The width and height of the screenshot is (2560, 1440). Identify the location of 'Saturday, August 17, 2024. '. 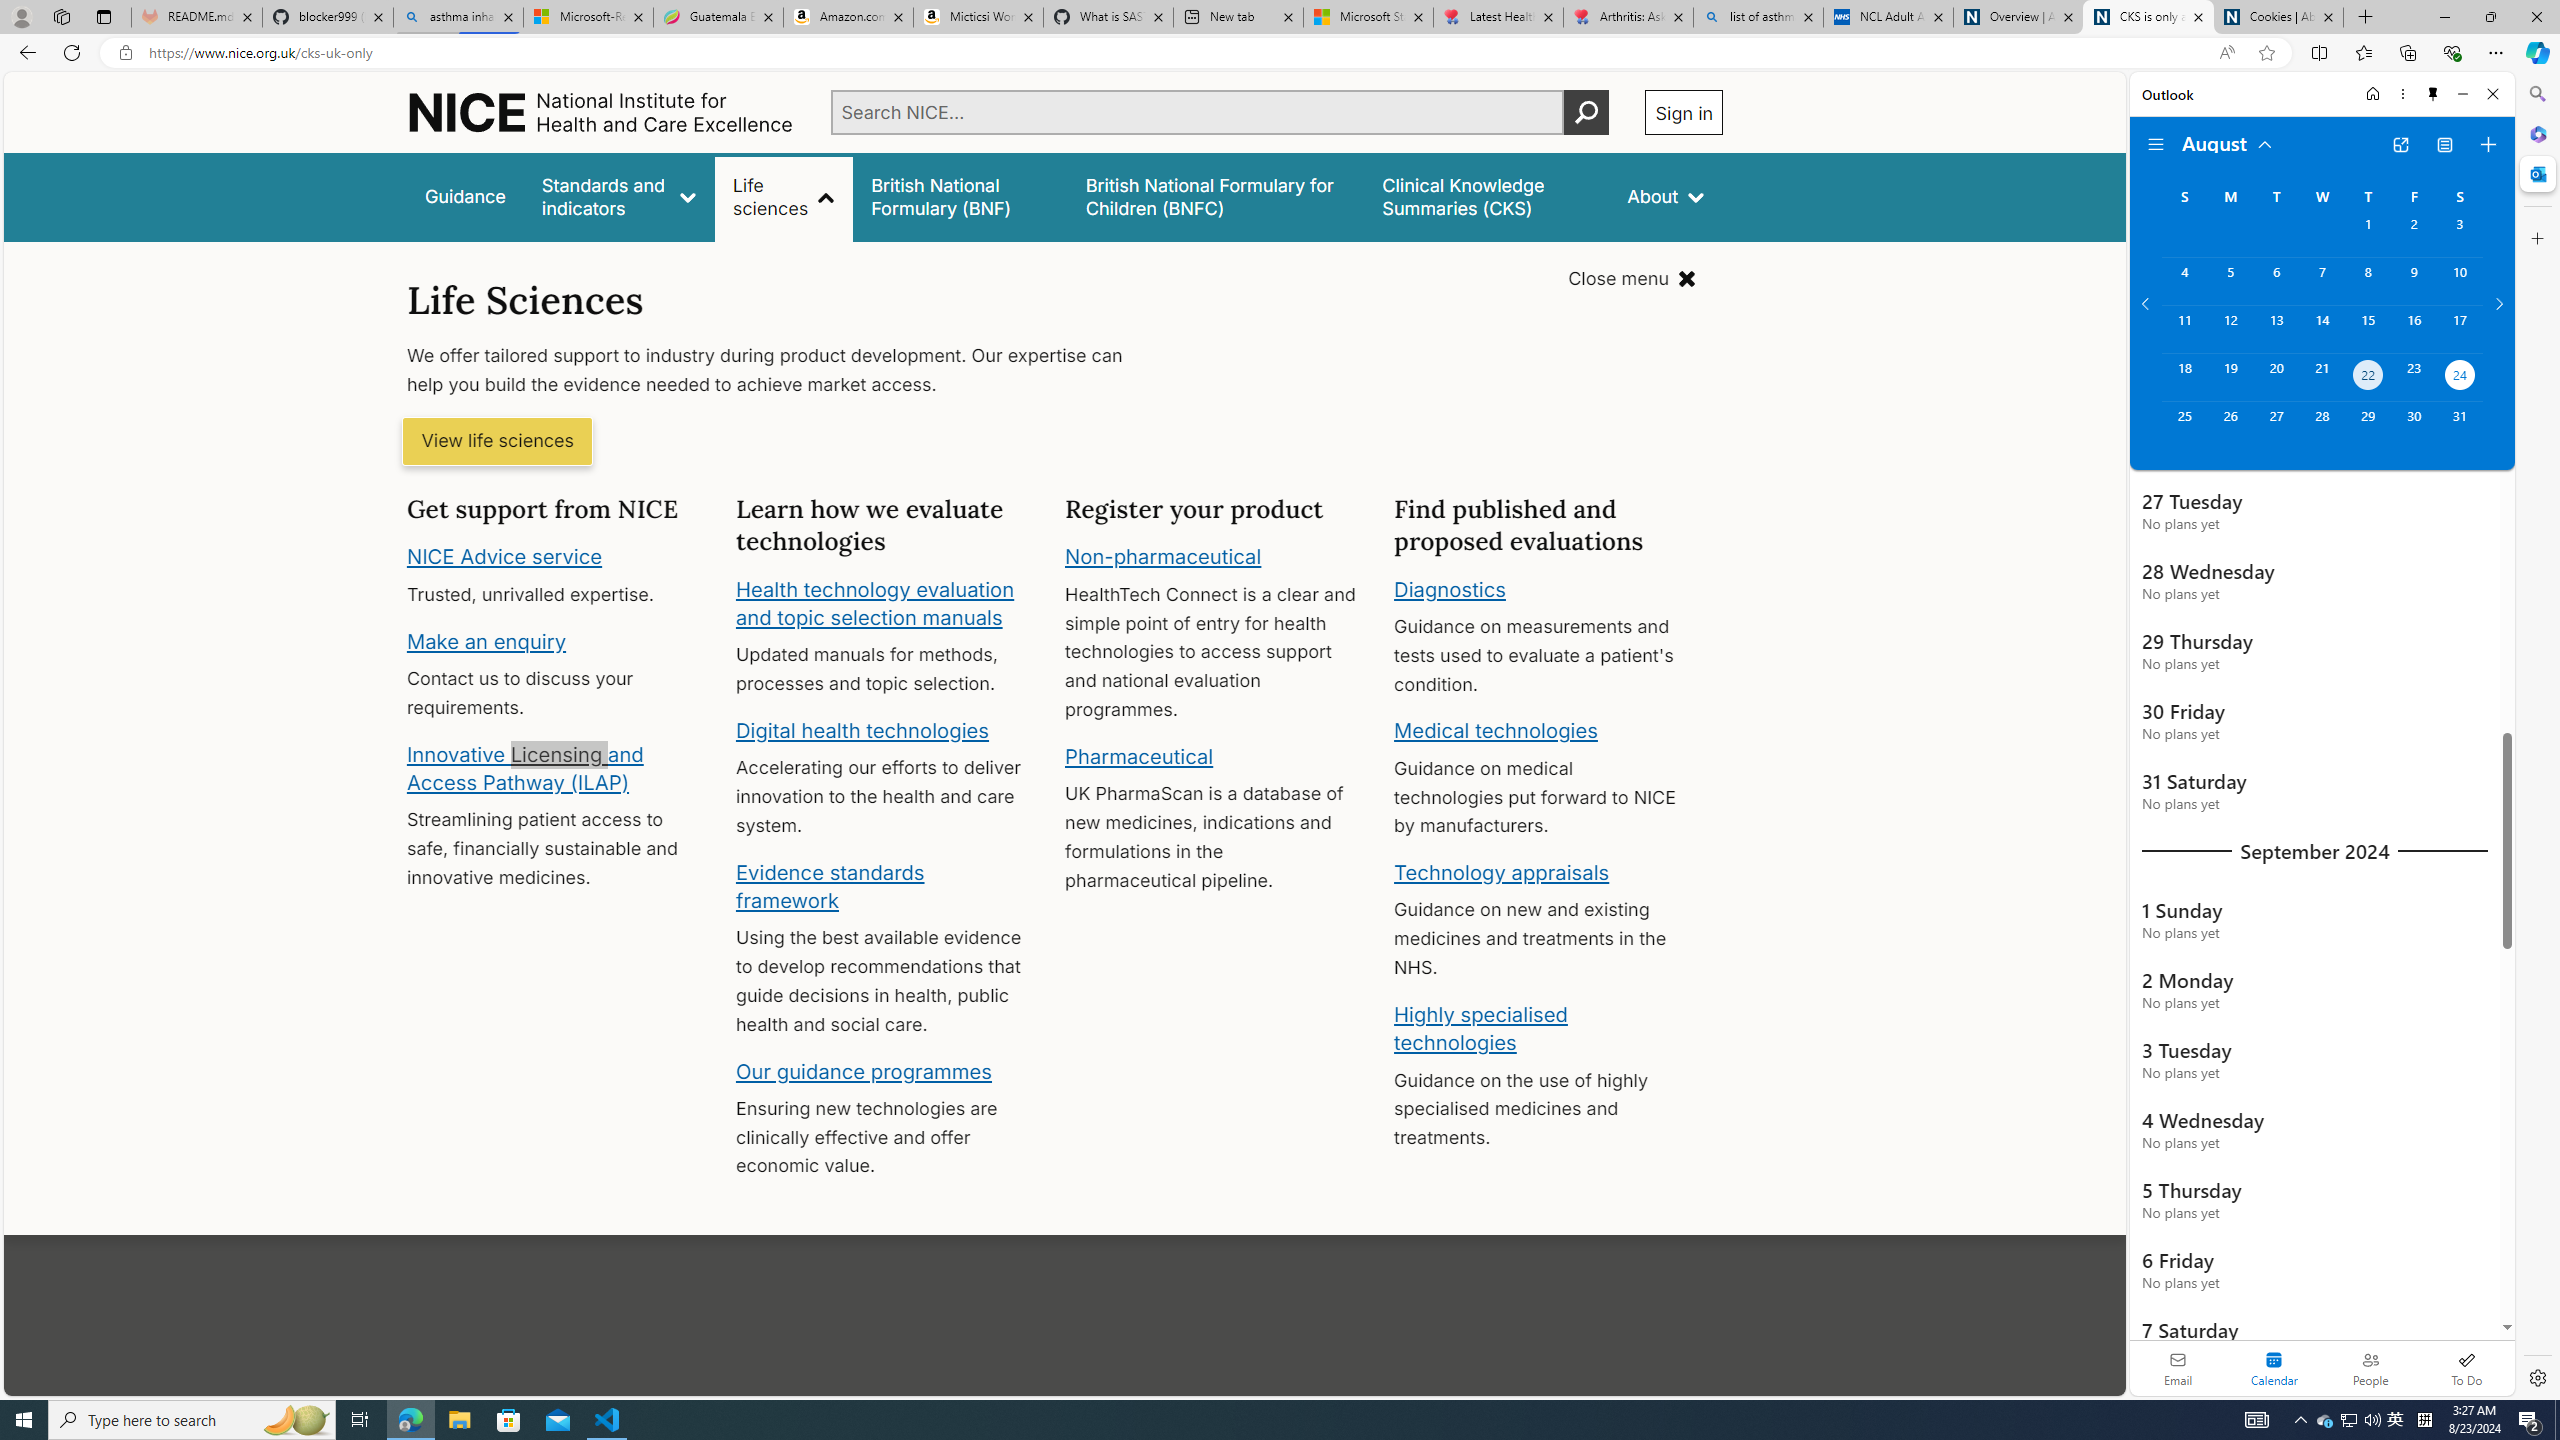
(2459, 329).